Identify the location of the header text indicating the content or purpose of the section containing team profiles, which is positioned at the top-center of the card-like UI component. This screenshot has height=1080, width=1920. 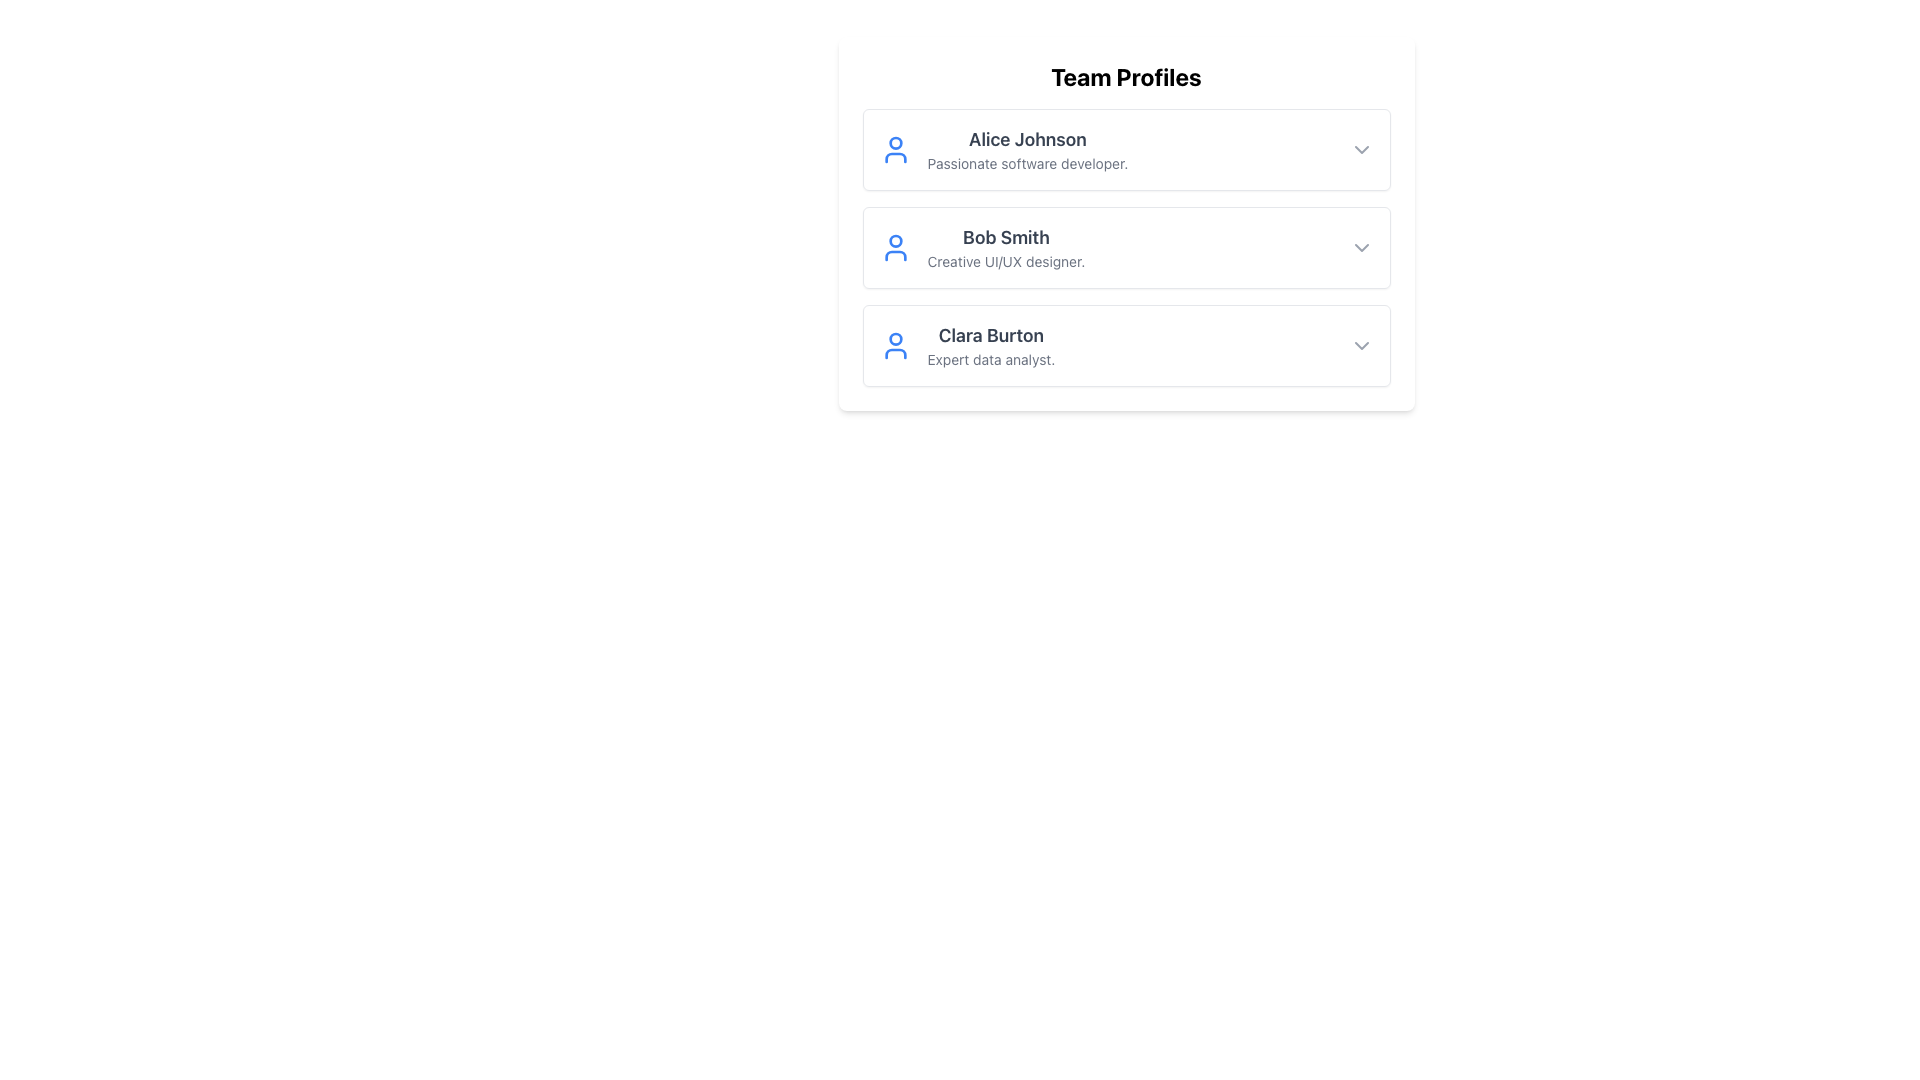
(1126, 76).